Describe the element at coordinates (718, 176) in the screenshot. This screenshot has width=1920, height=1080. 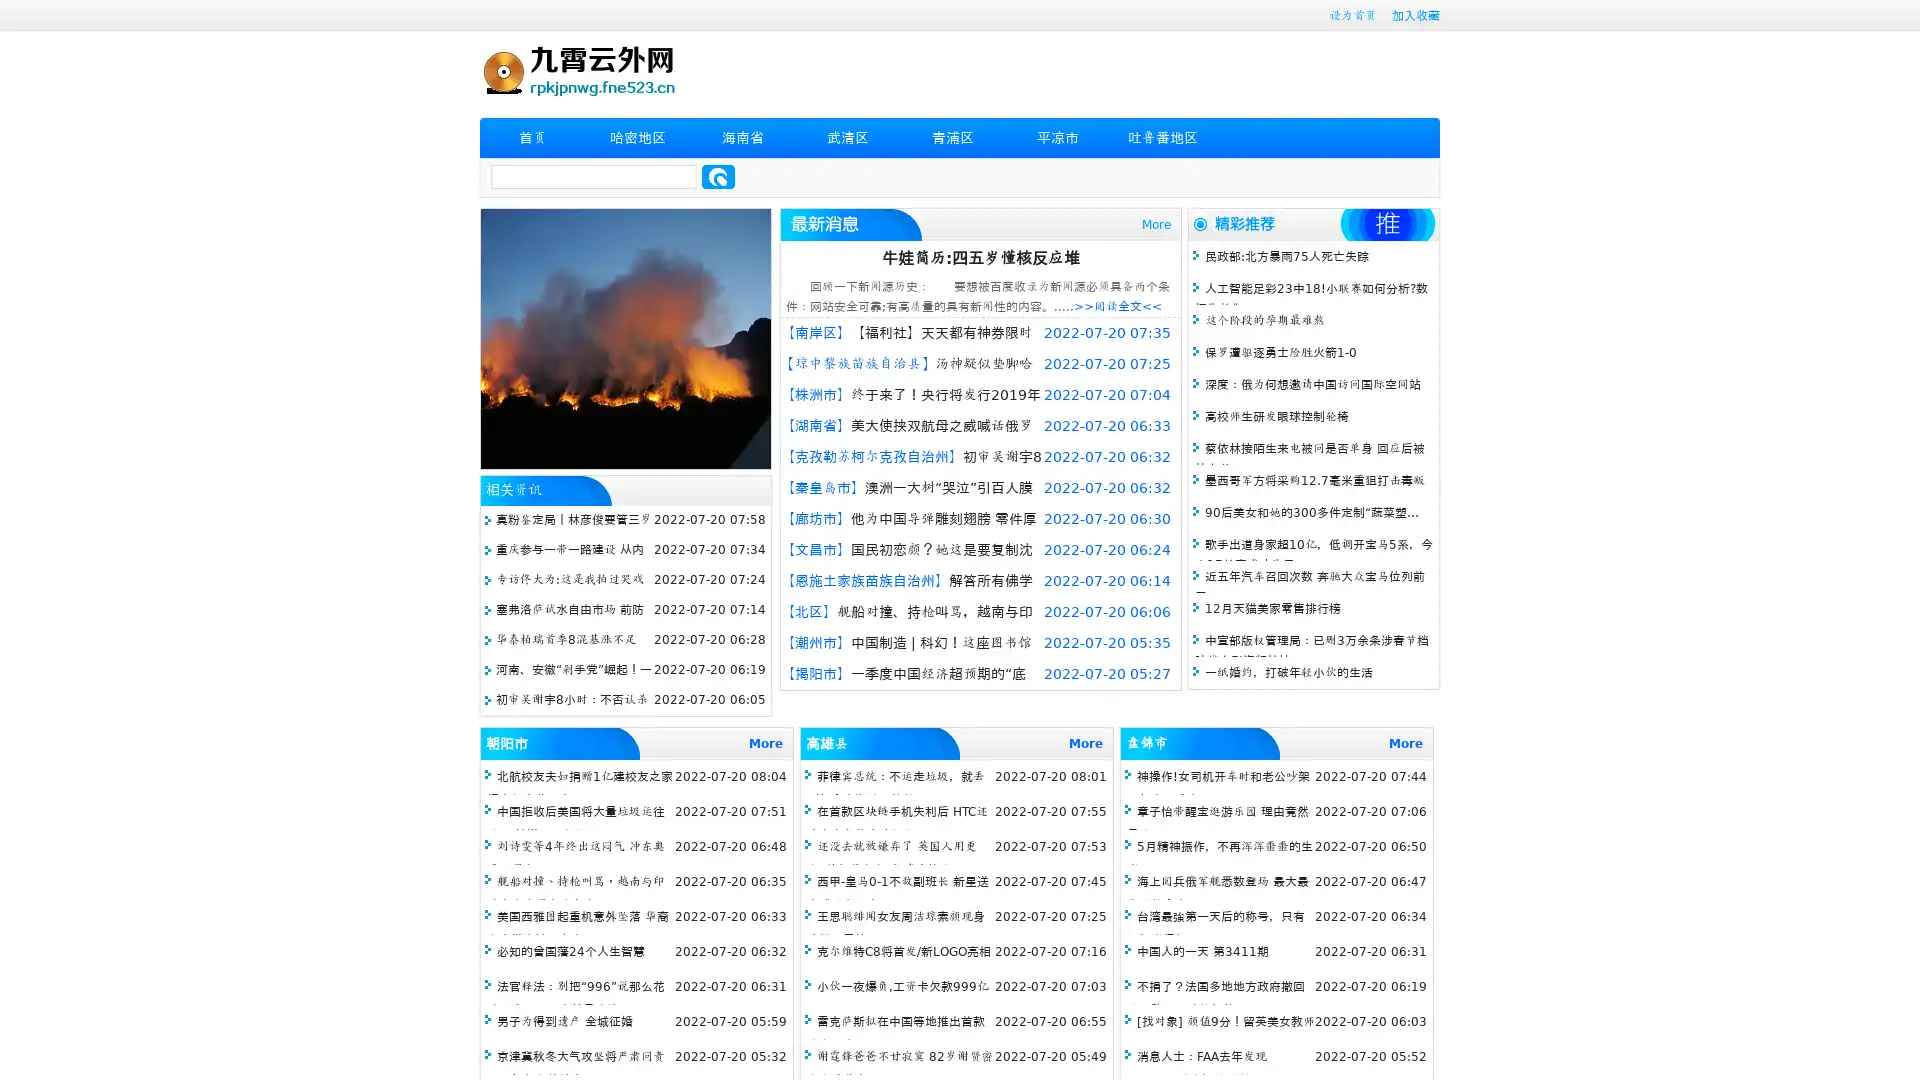
I see `Search` at that location.